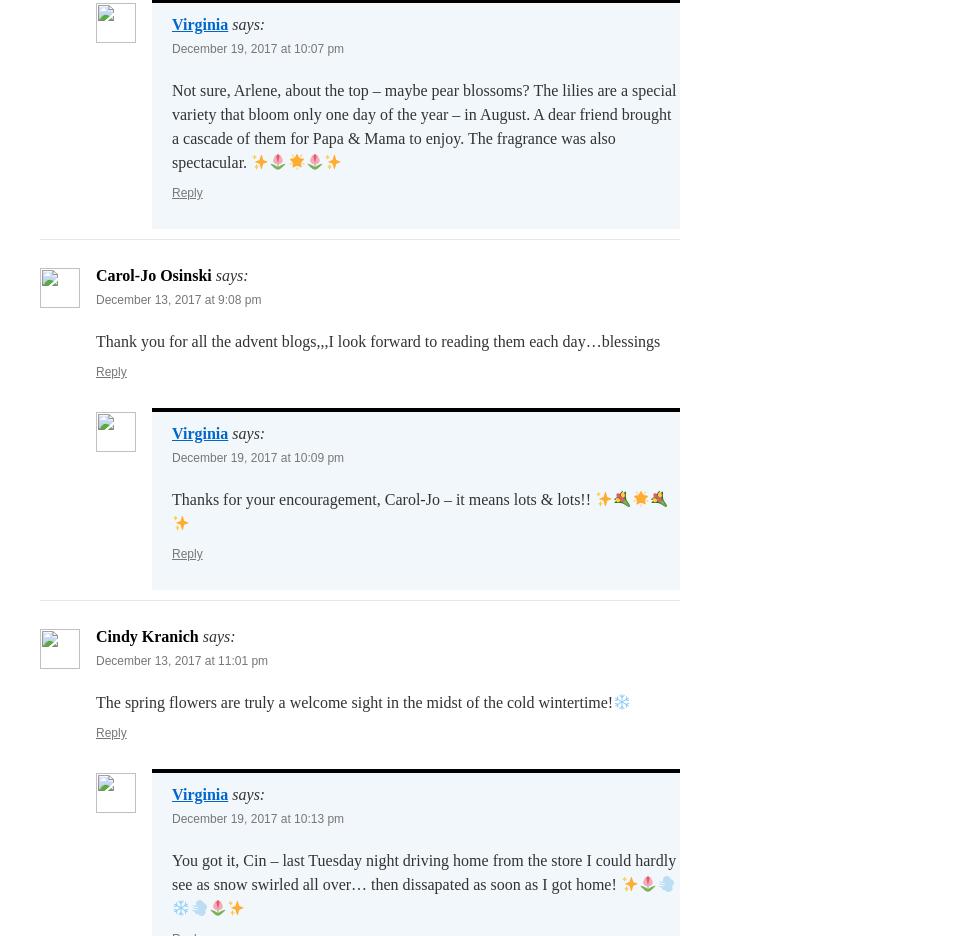 This screenshot has width=980, height=936. What do you see at coordinates (258, 49) in the screenshot?
I see `'December 19, 2017 at 10:07 pm'` at bounding box center [258, 49].